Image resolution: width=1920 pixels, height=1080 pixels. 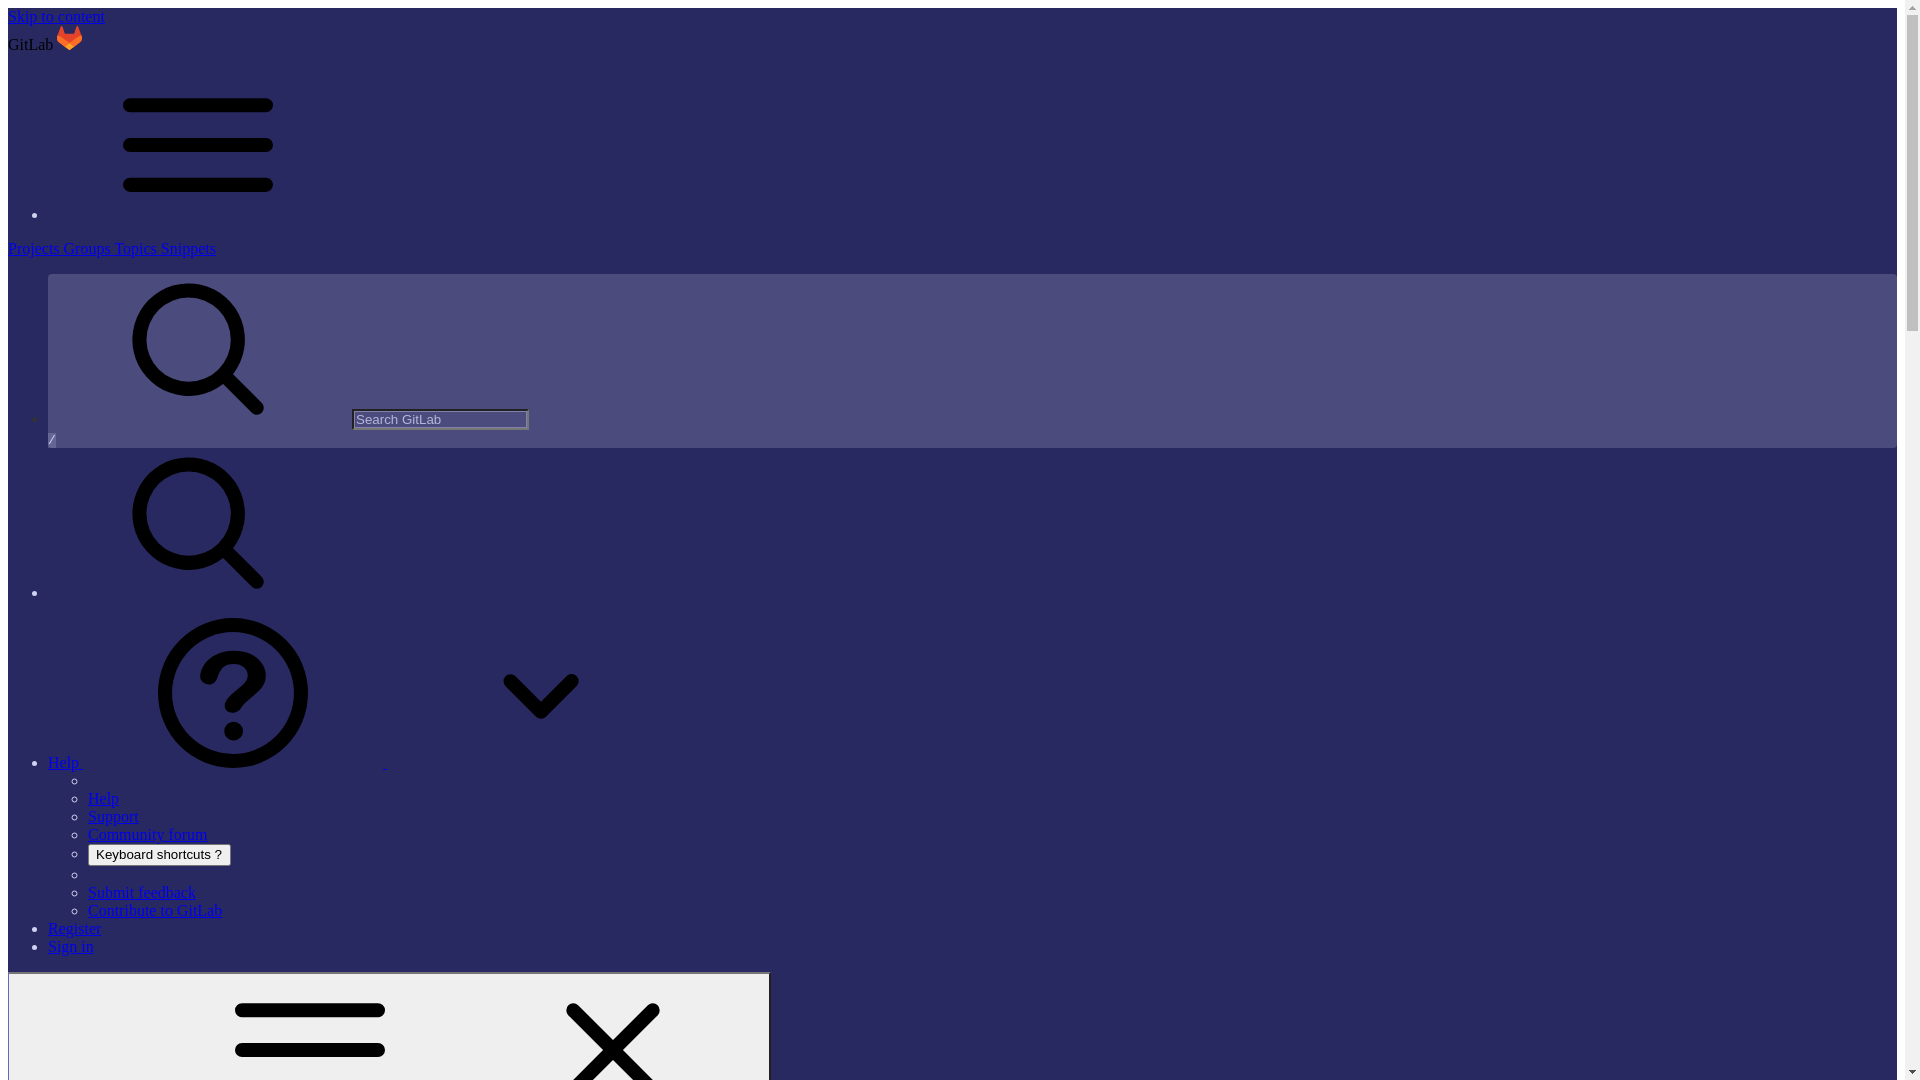 I want to click on 'Contribute to GitLab', so click(x=153, y=910).